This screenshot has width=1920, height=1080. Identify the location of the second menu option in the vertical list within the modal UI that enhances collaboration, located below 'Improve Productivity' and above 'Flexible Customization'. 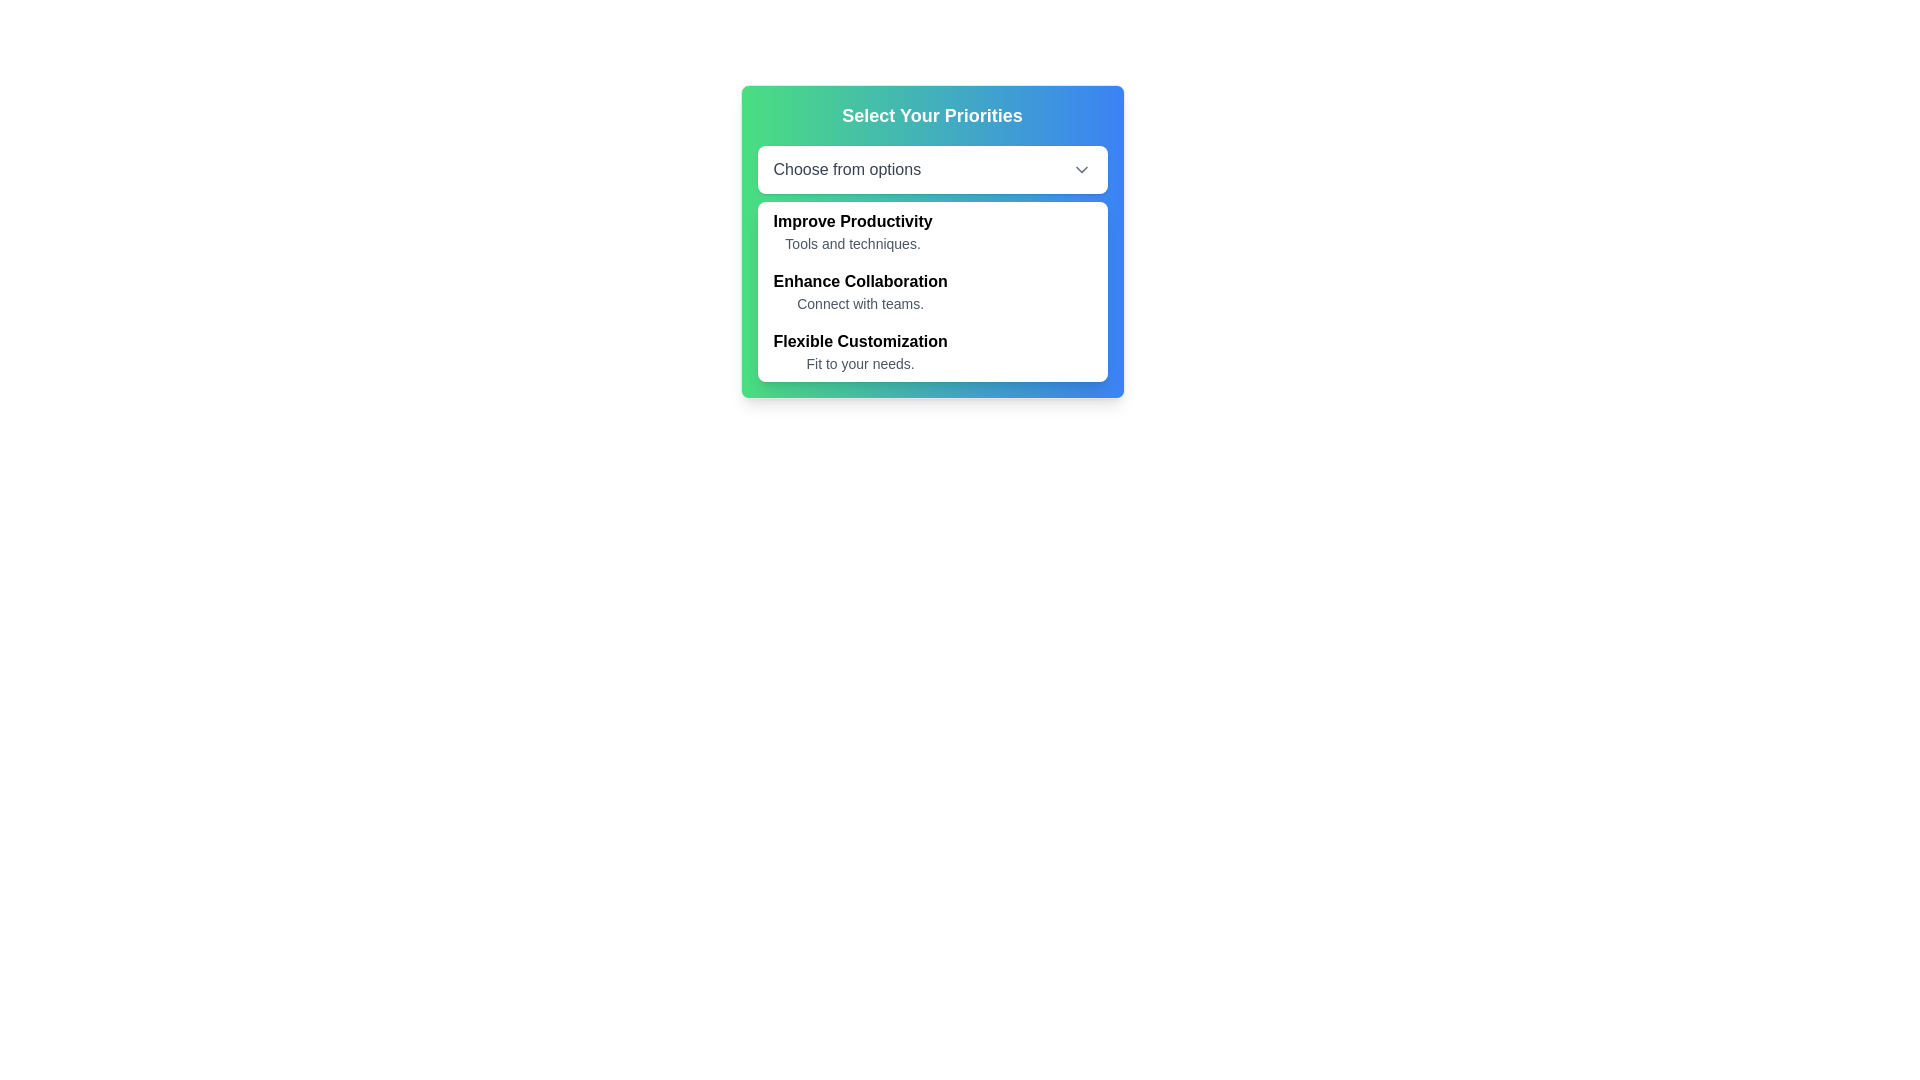
(931, 292).